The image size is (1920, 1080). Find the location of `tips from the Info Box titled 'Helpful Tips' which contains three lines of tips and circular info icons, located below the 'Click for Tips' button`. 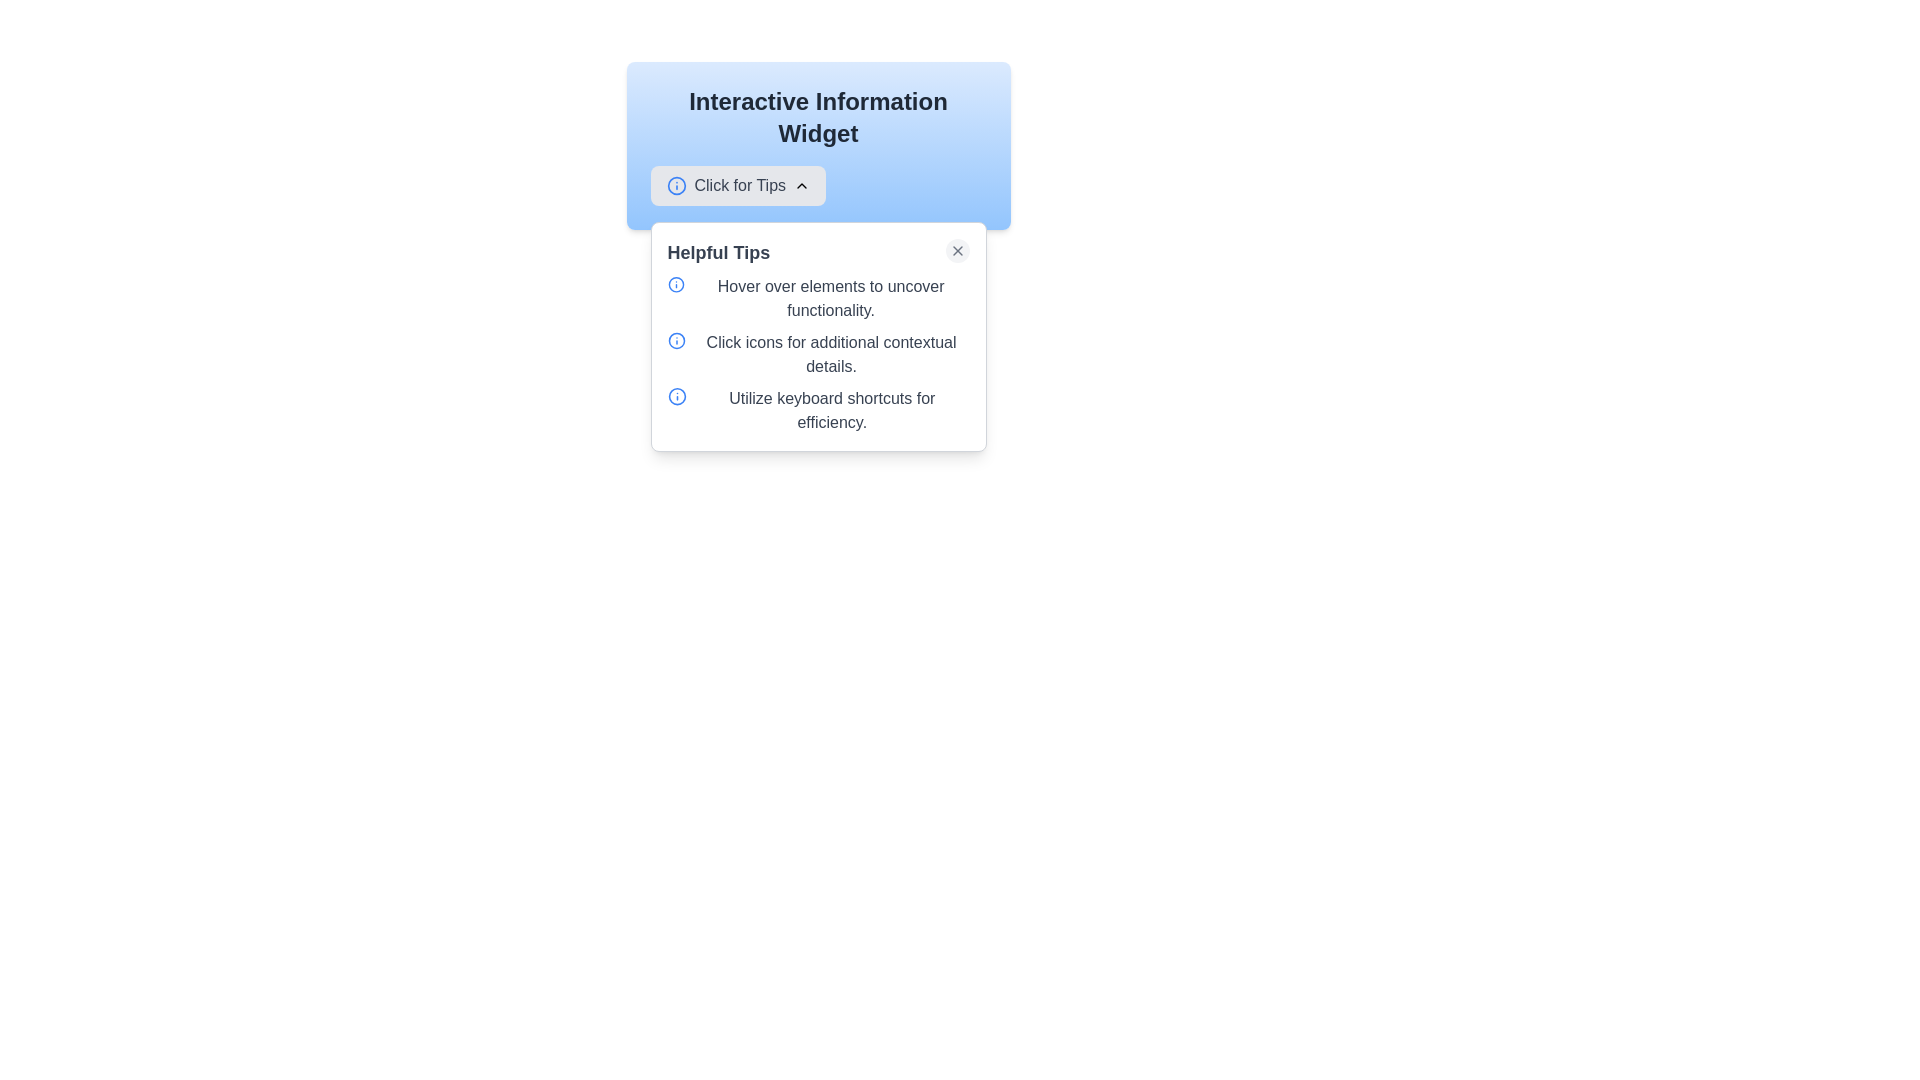

tips from the Info Box titled 'Helpful Tips' which contains three lines of tips and circular info icons, located below the 'Click for Tips' button is located at coordinates (818, 335).